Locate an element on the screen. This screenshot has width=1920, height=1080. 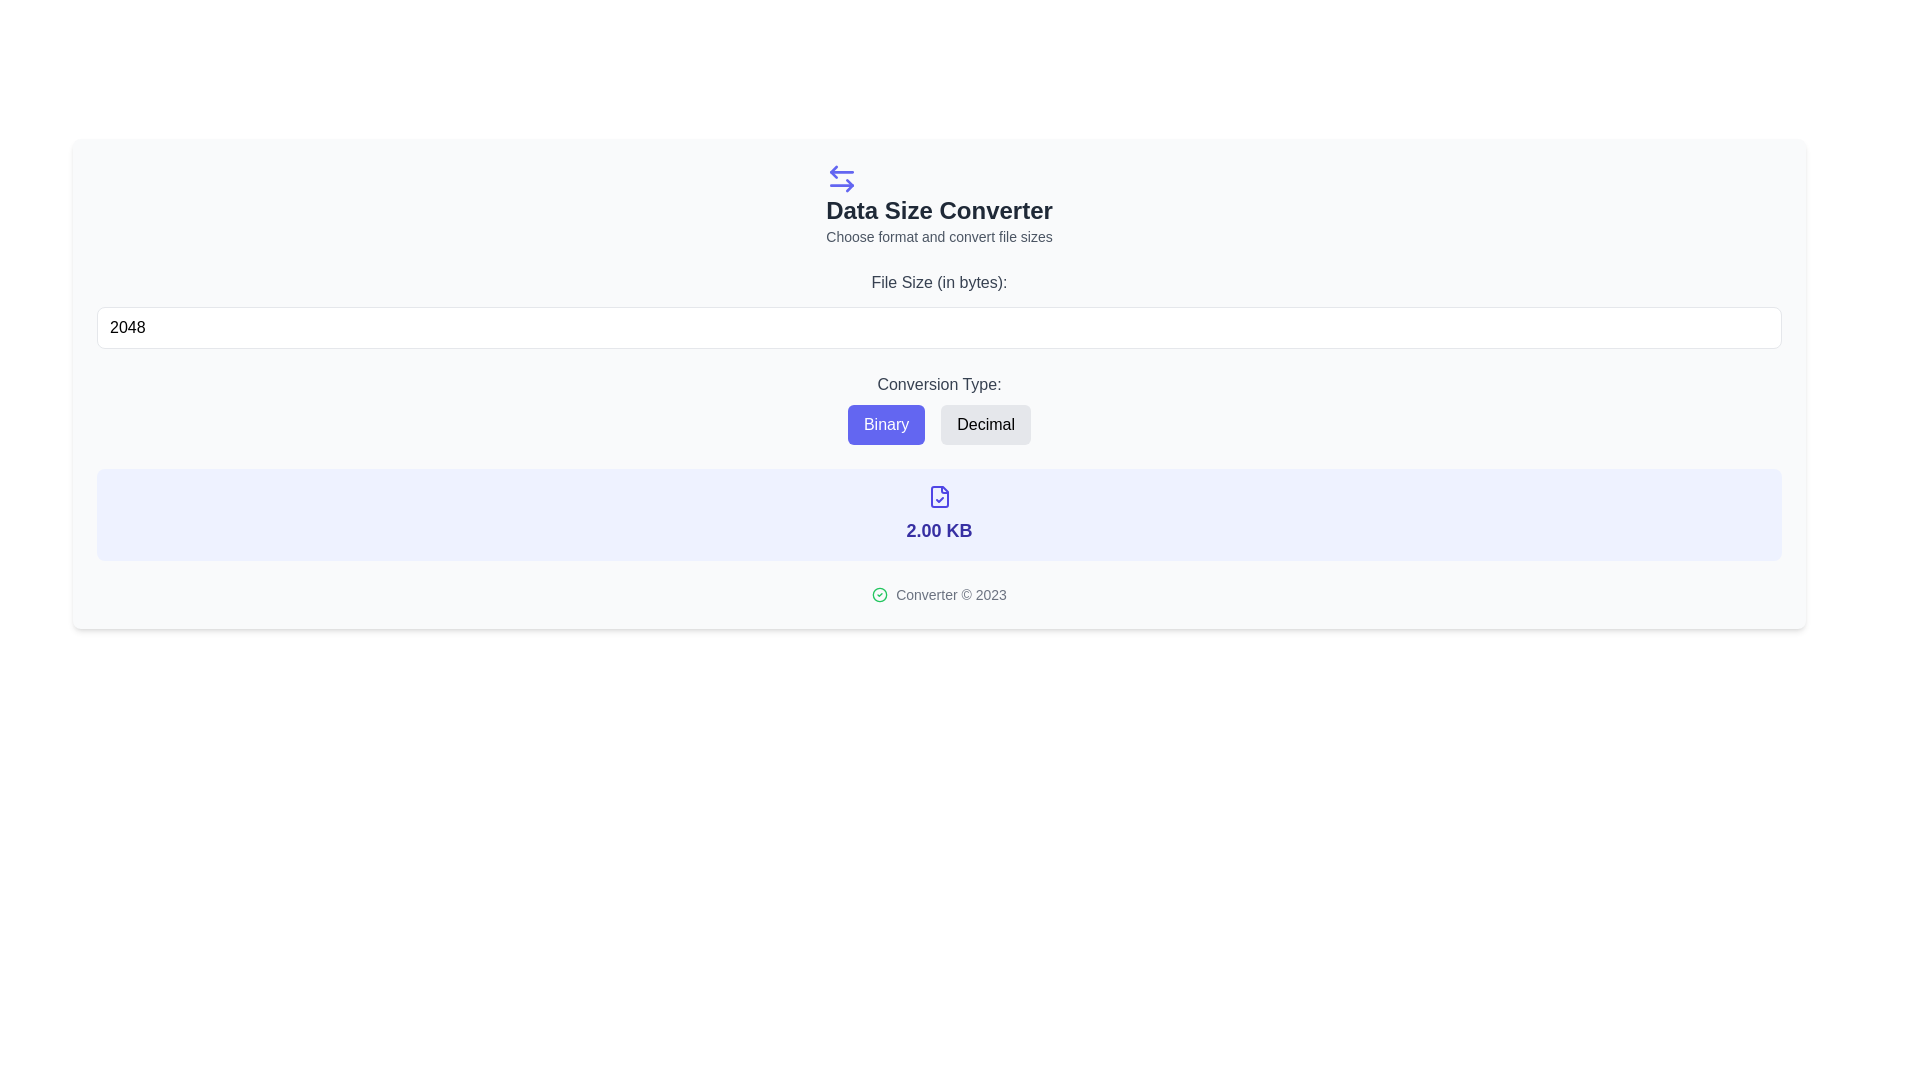
the circular green checkmark icon located in the footer section, next to the text 'Converter © 2023' is located at coordinates (880, 593).